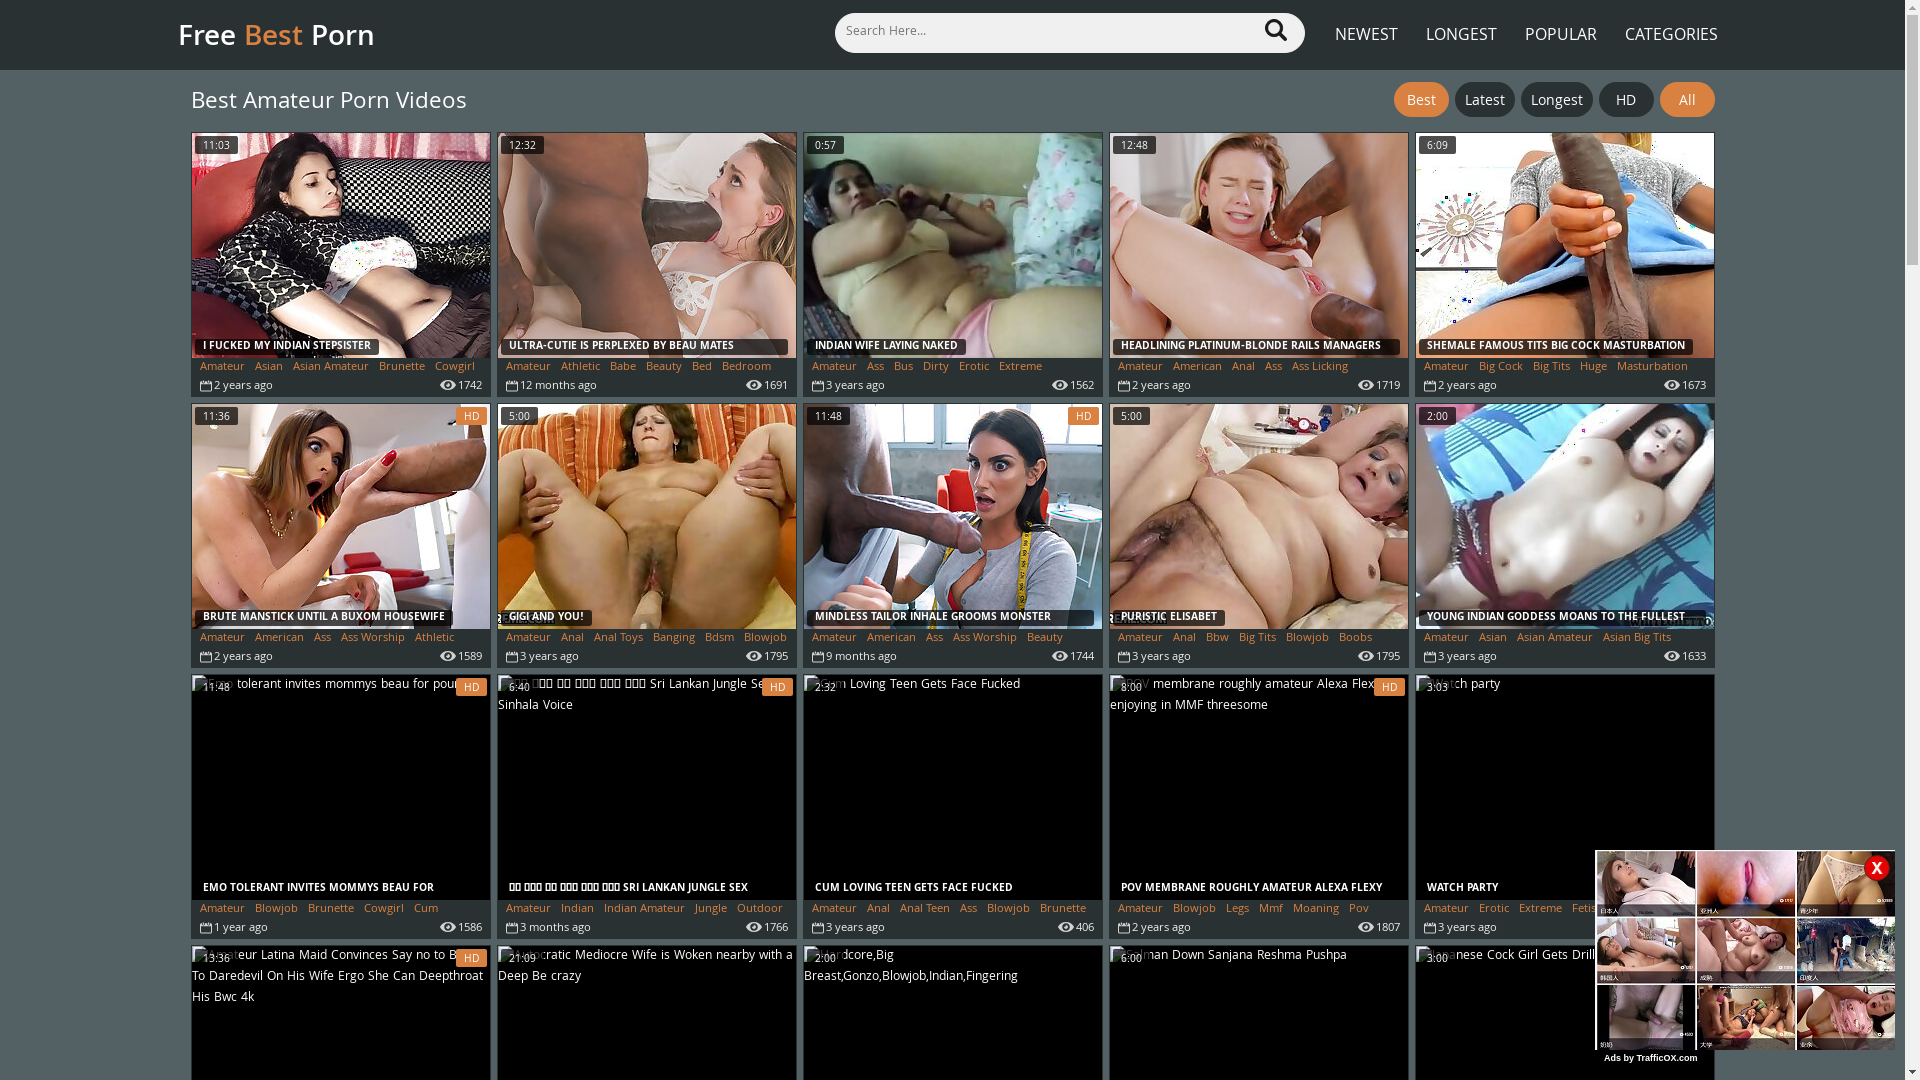  What do you see at coordinates (340, 638) in the screenshot?
I see `'Ass Worship'` at bounding box center [340, 638].